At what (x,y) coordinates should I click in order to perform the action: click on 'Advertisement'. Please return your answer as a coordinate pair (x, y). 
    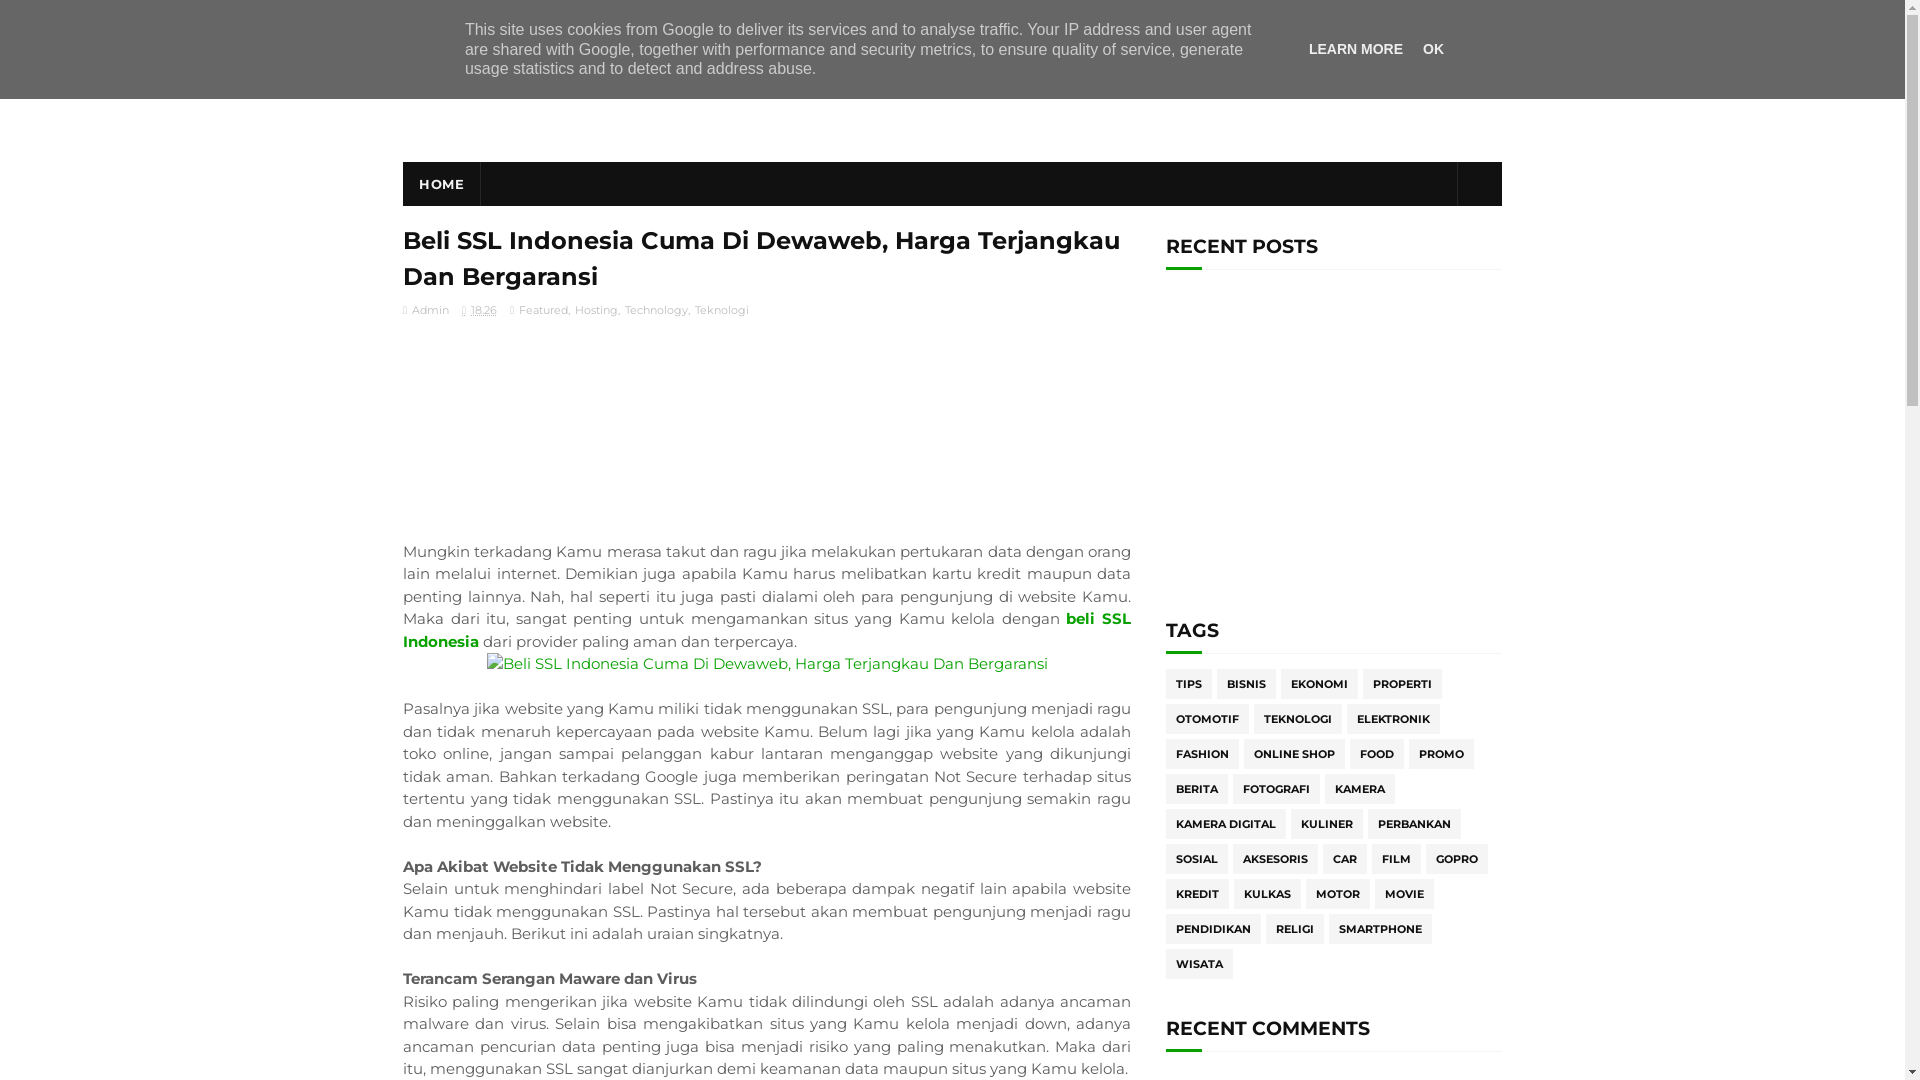
    Looking at the image, I should click on (1334, 443).